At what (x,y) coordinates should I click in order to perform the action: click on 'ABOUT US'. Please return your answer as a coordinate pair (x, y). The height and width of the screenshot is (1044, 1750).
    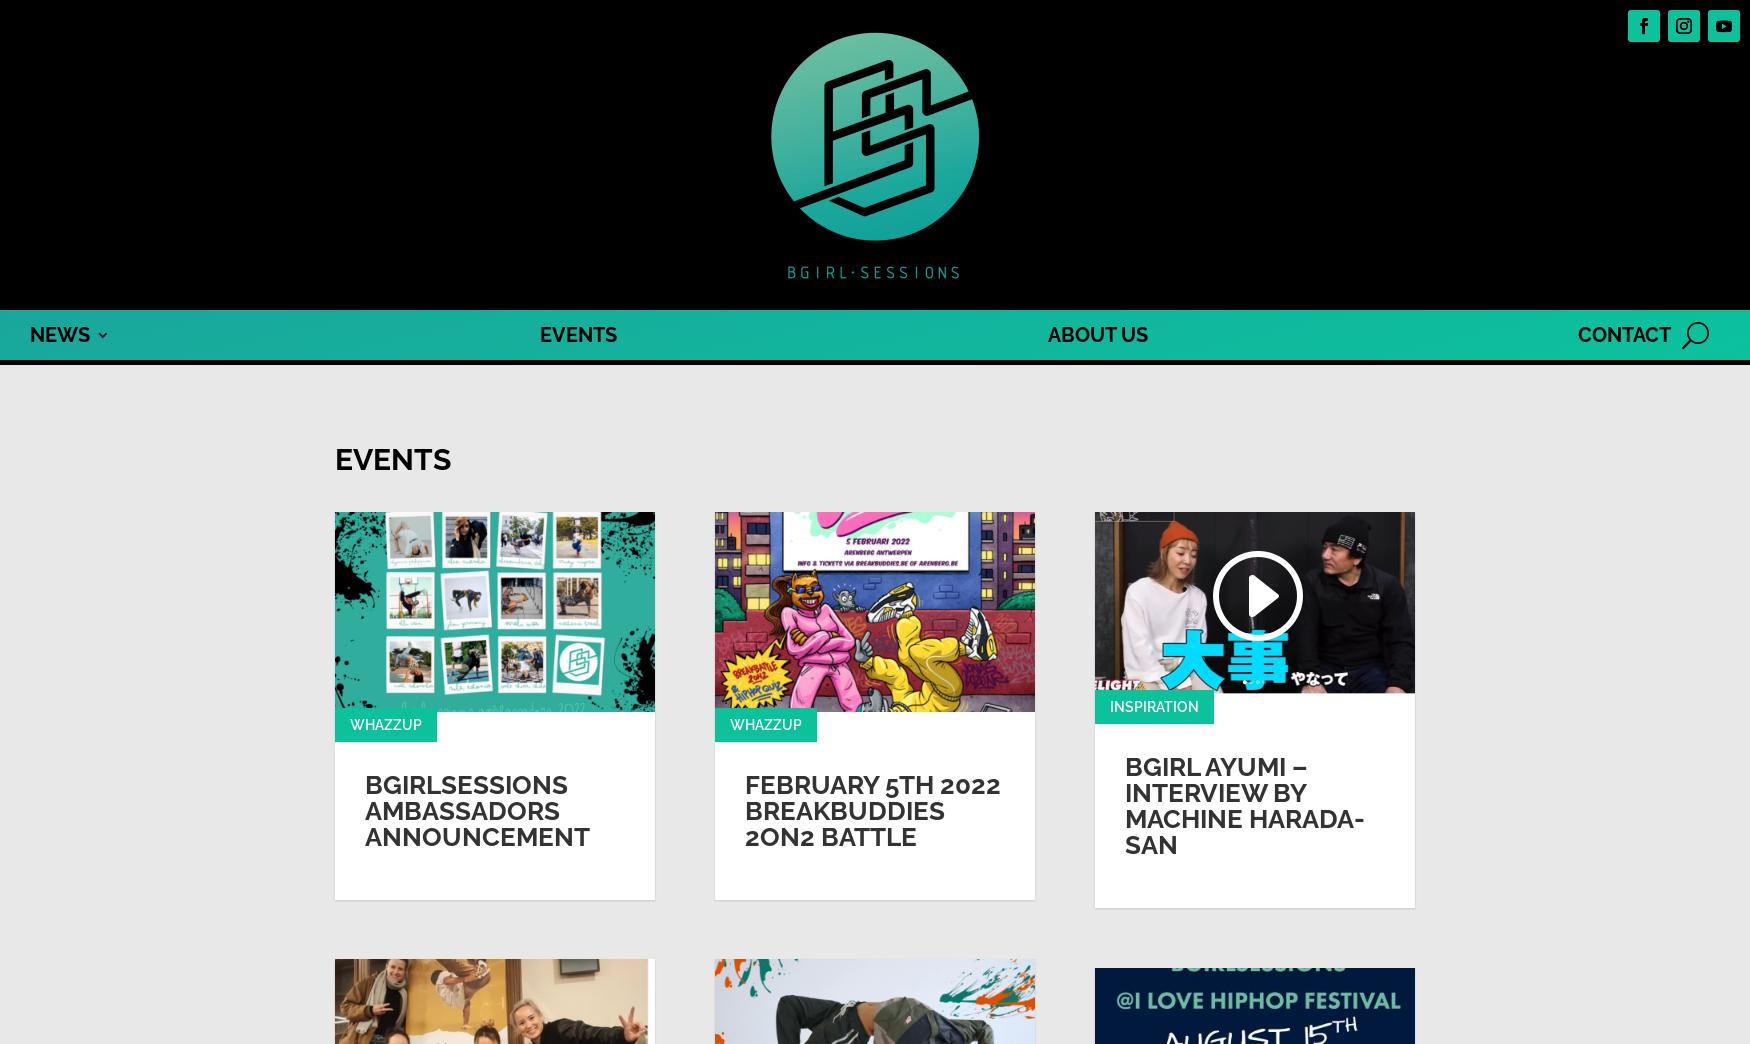
    Looking at the image, I should click on (1097, 335).